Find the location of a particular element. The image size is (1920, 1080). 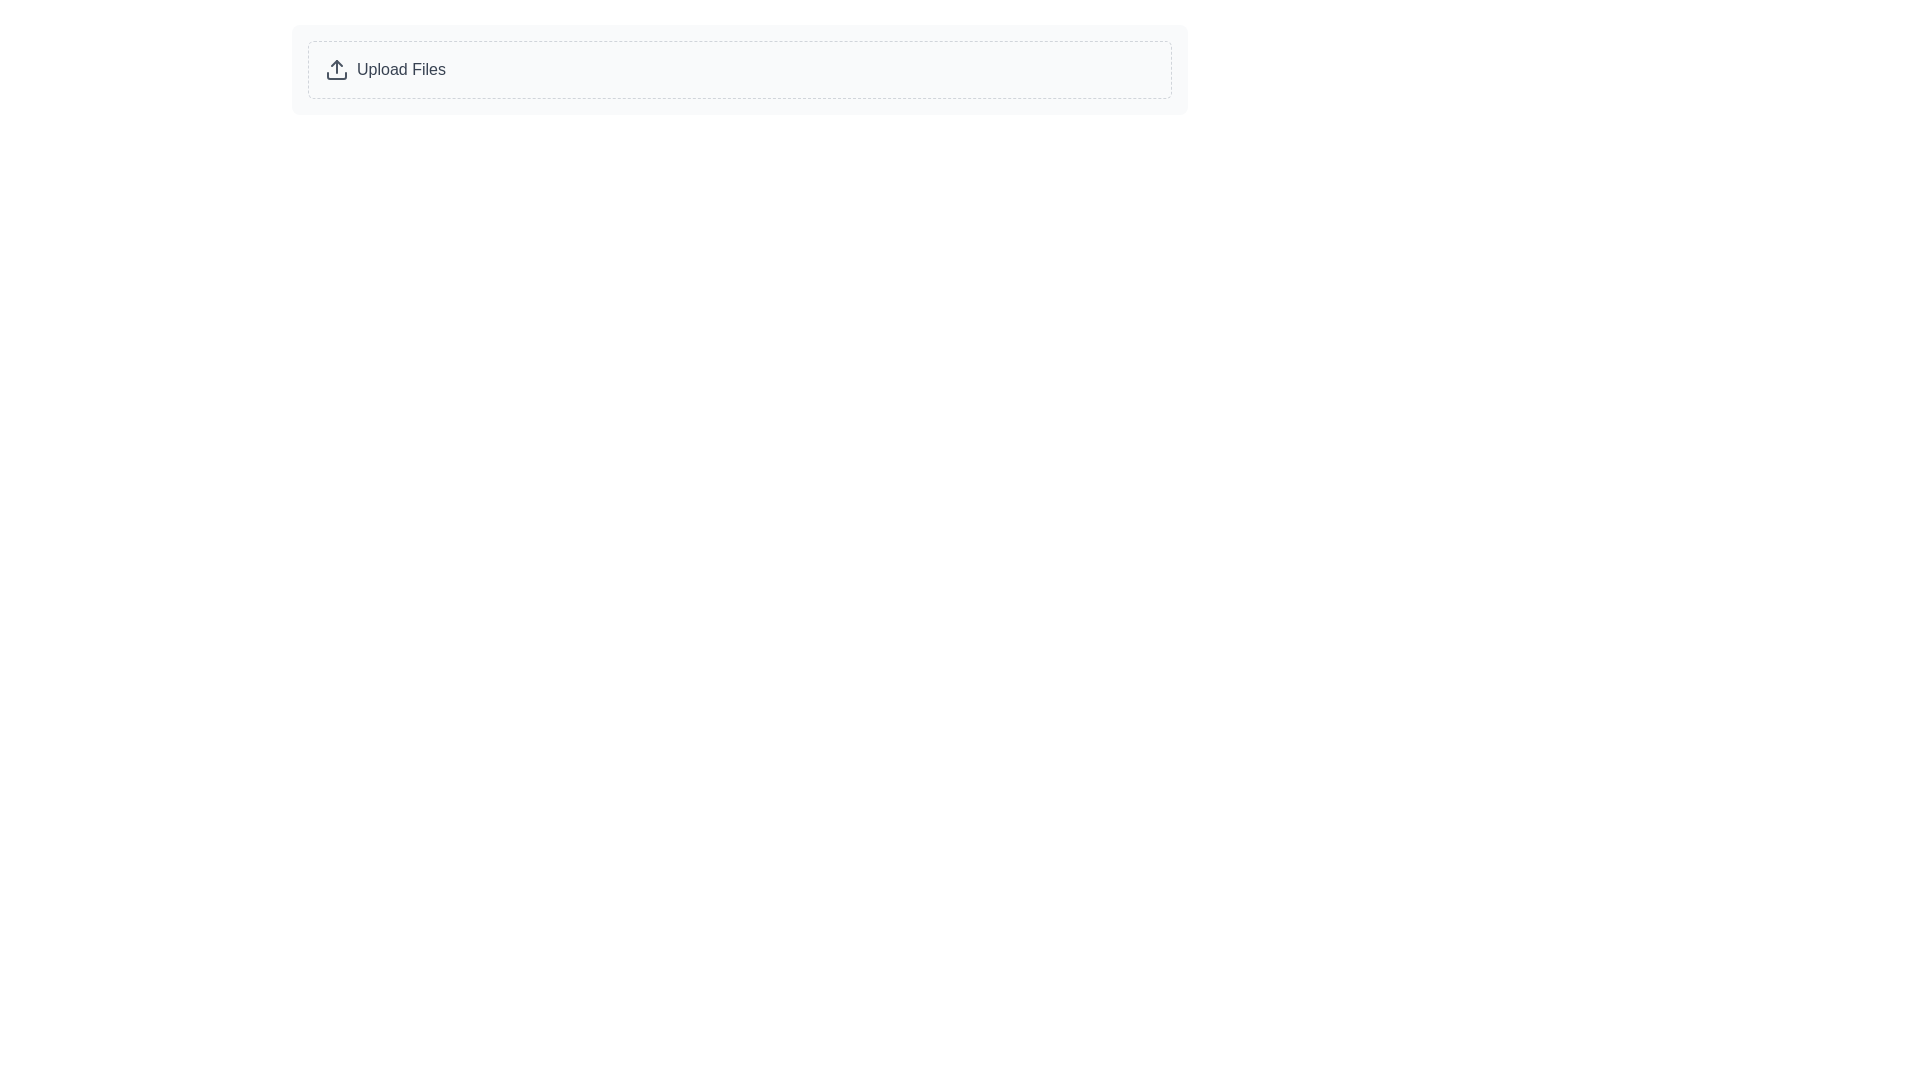

the upload icon located to the far left of the 'Upload Files' area is located at coordinates (336, 68).